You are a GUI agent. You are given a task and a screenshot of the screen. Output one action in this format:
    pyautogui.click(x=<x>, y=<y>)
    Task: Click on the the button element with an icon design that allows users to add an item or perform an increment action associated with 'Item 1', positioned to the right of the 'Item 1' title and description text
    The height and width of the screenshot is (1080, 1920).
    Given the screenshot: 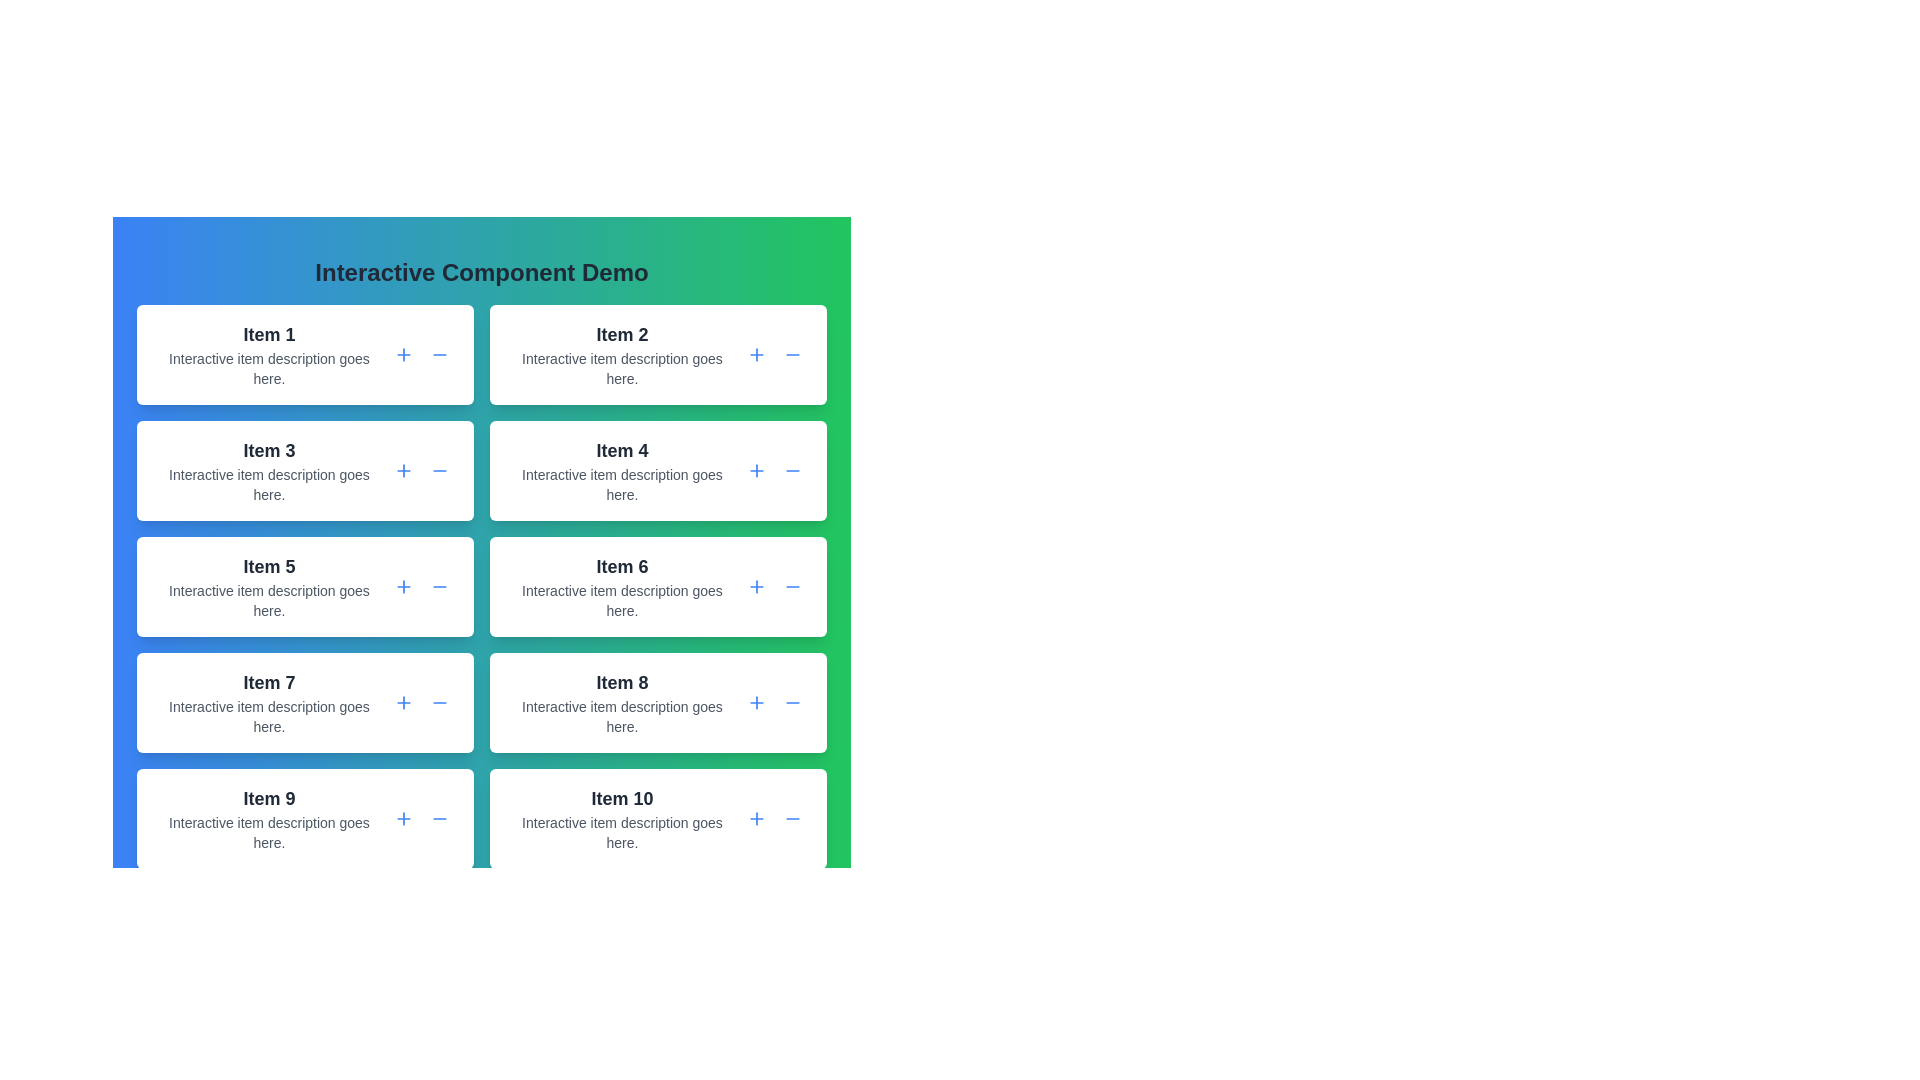 What is the action you would take?
    pyautogui.click(x=402, y=353)
    